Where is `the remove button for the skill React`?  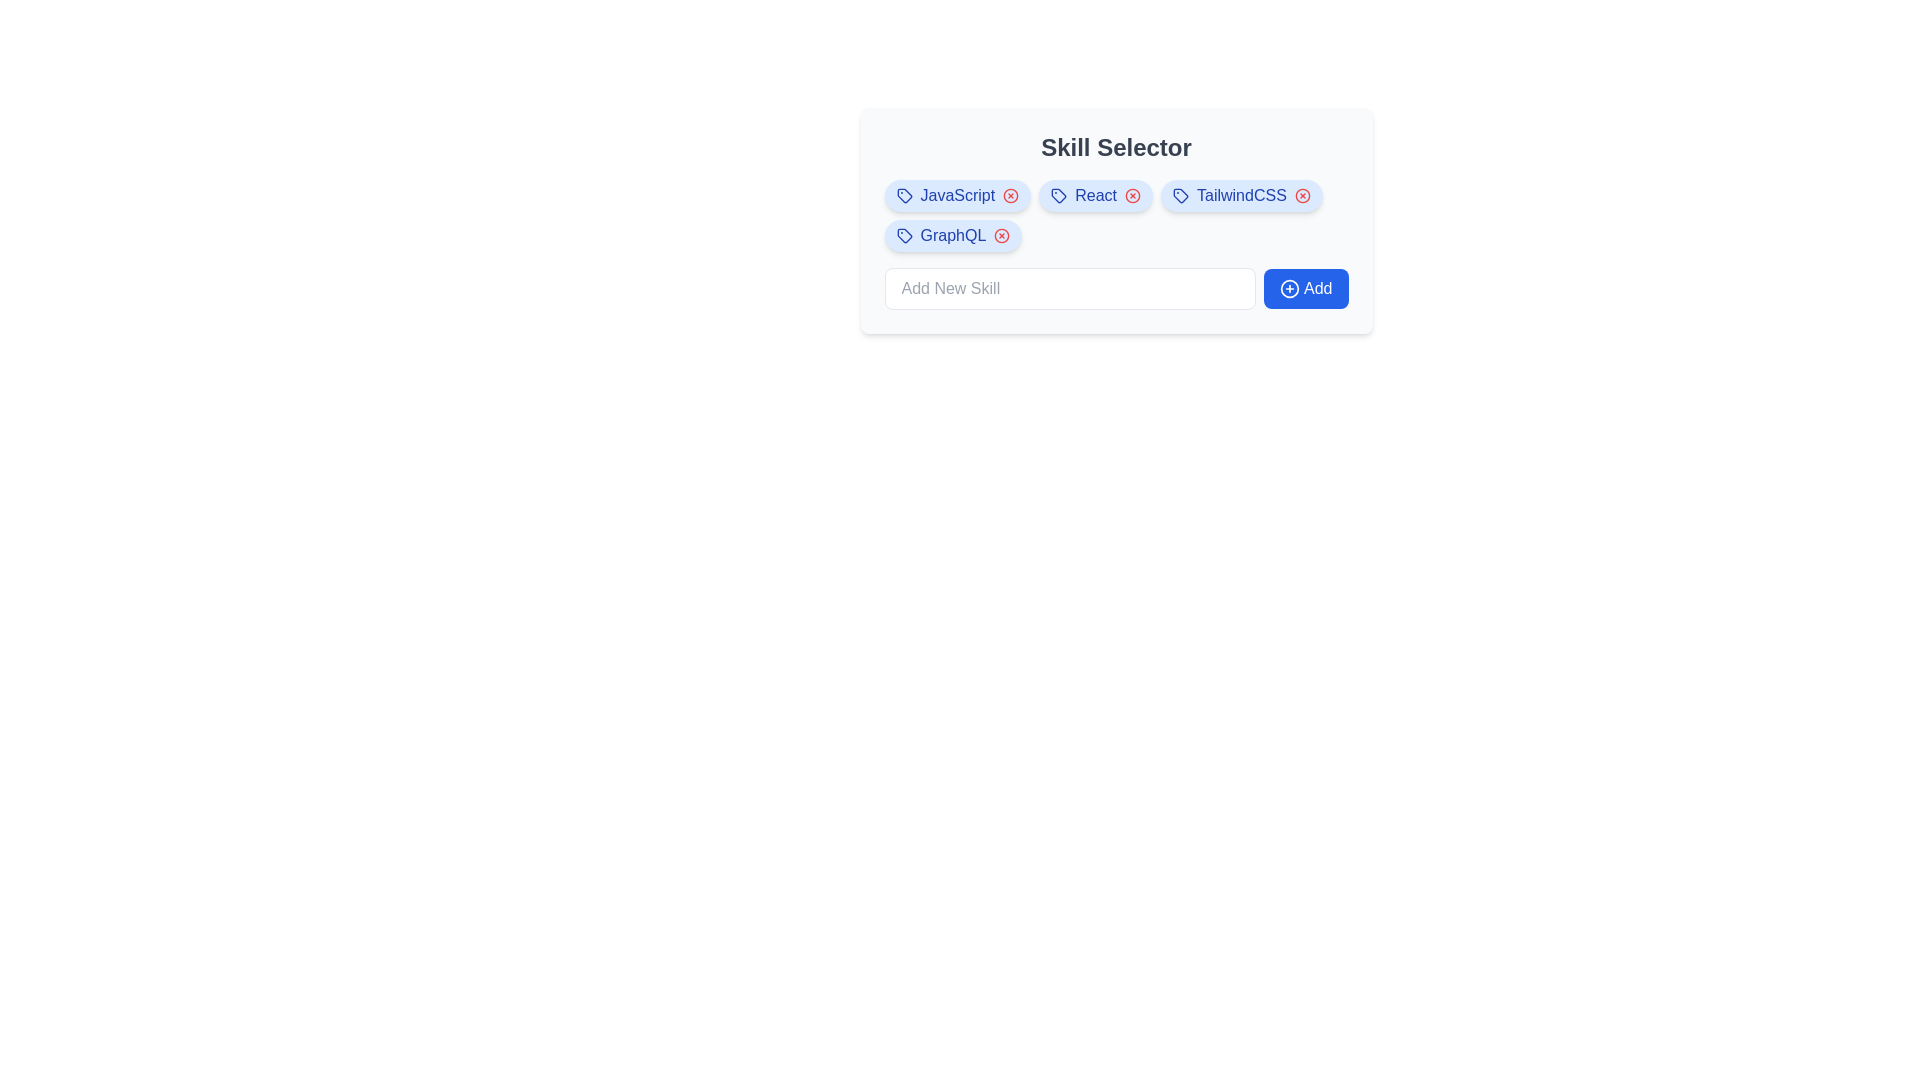 the remove button for the skill React is located at coordinates (1132, 196).